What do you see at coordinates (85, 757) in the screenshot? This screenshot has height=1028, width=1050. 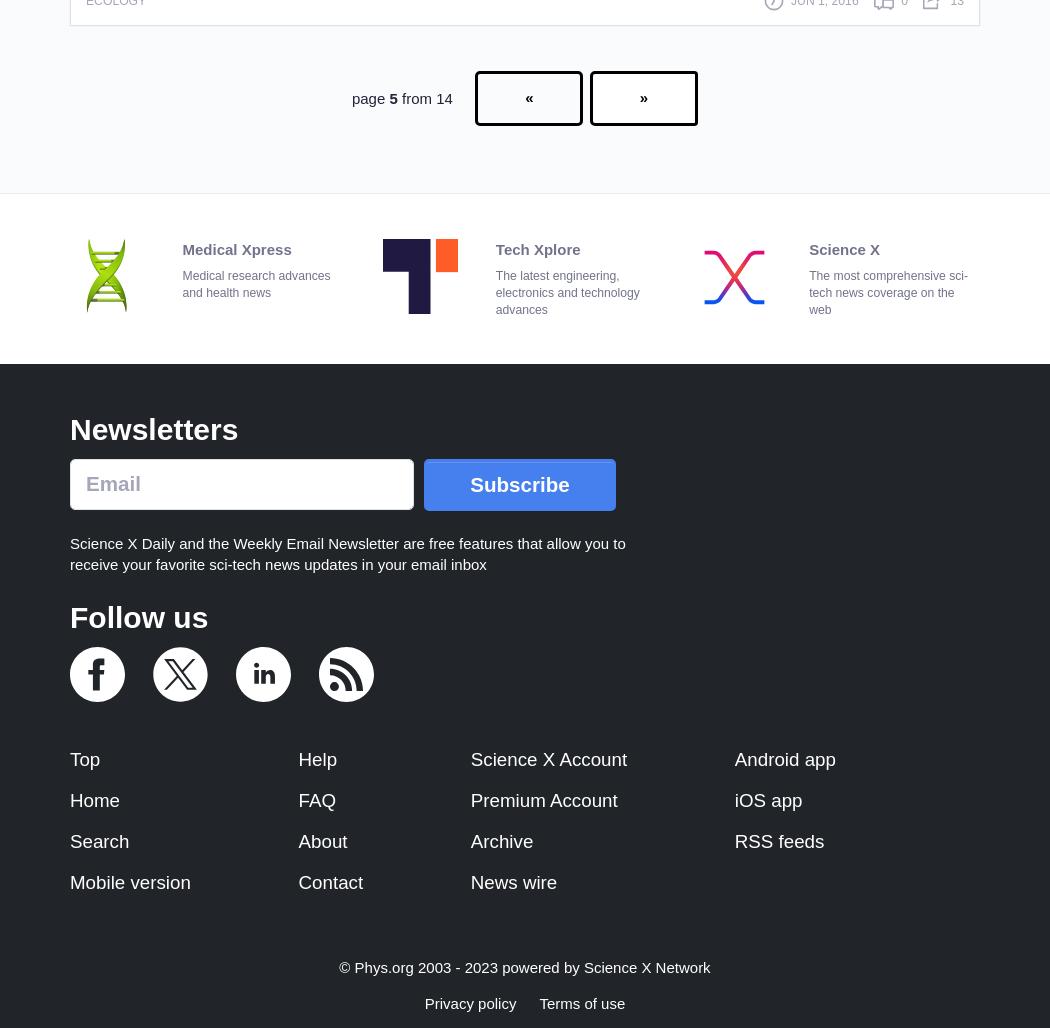 I see `'Top'` at bounding box center [85, 757].